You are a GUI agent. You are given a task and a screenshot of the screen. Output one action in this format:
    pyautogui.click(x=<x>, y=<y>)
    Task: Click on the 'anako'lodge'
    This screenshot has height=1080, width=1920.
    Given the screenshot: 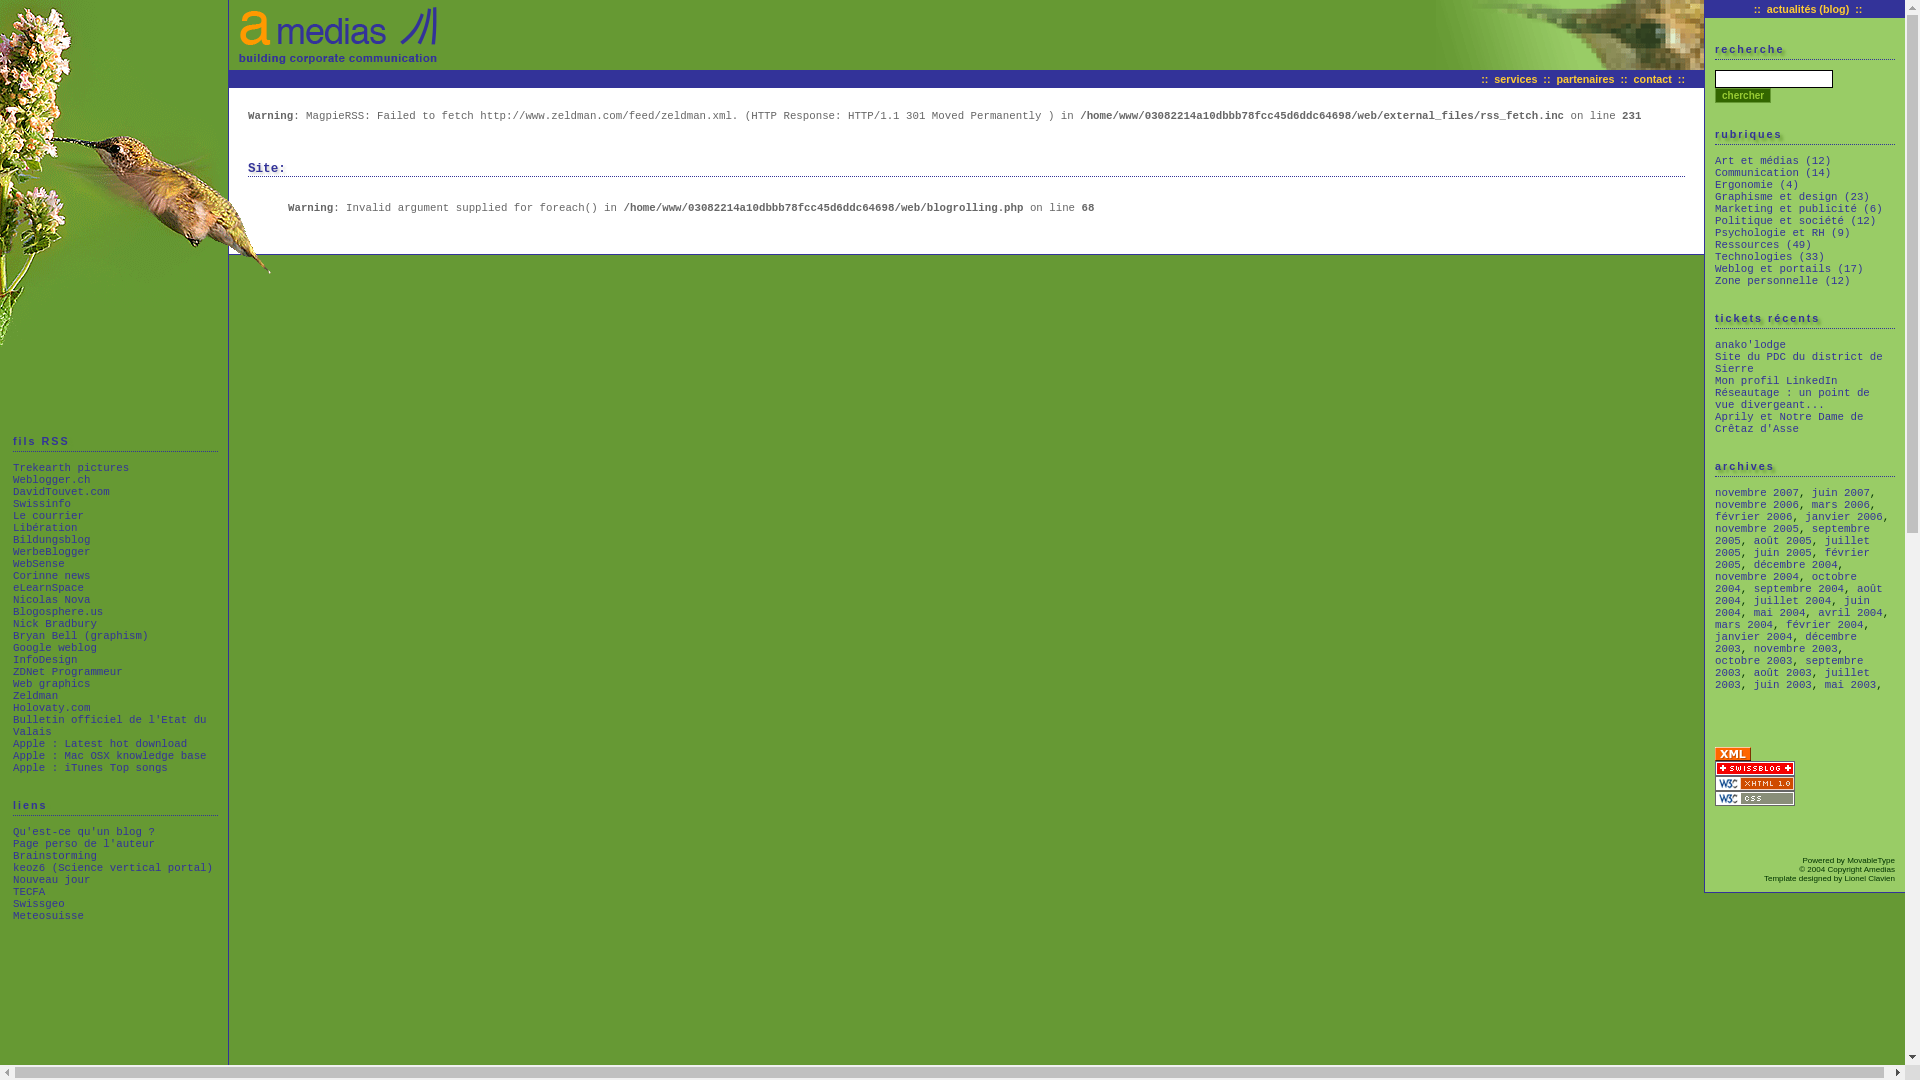 What is the action you would take?
    pyautogui.click(x=1749, y=343)
    